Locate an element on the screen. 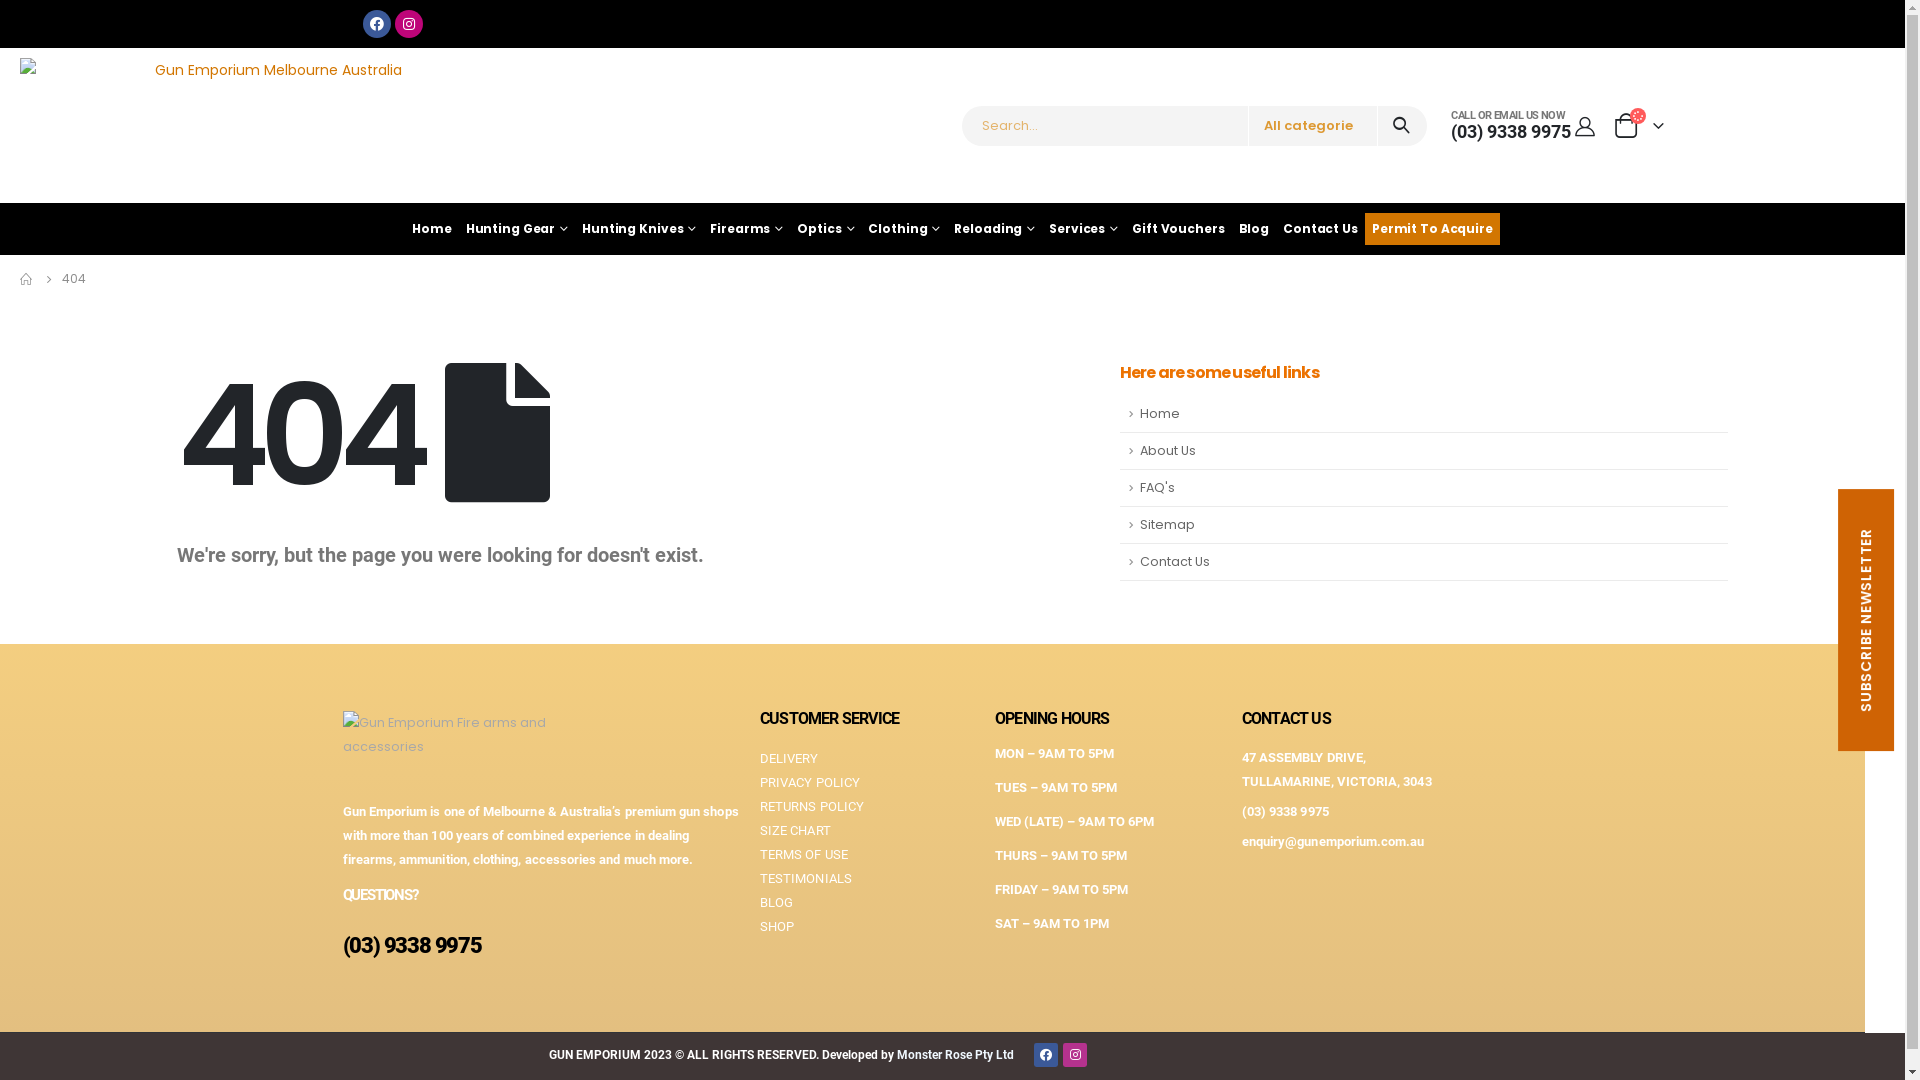 This screenshot has height=1080, width=1920. 'Clothing' is located at coordinates (860, 227).